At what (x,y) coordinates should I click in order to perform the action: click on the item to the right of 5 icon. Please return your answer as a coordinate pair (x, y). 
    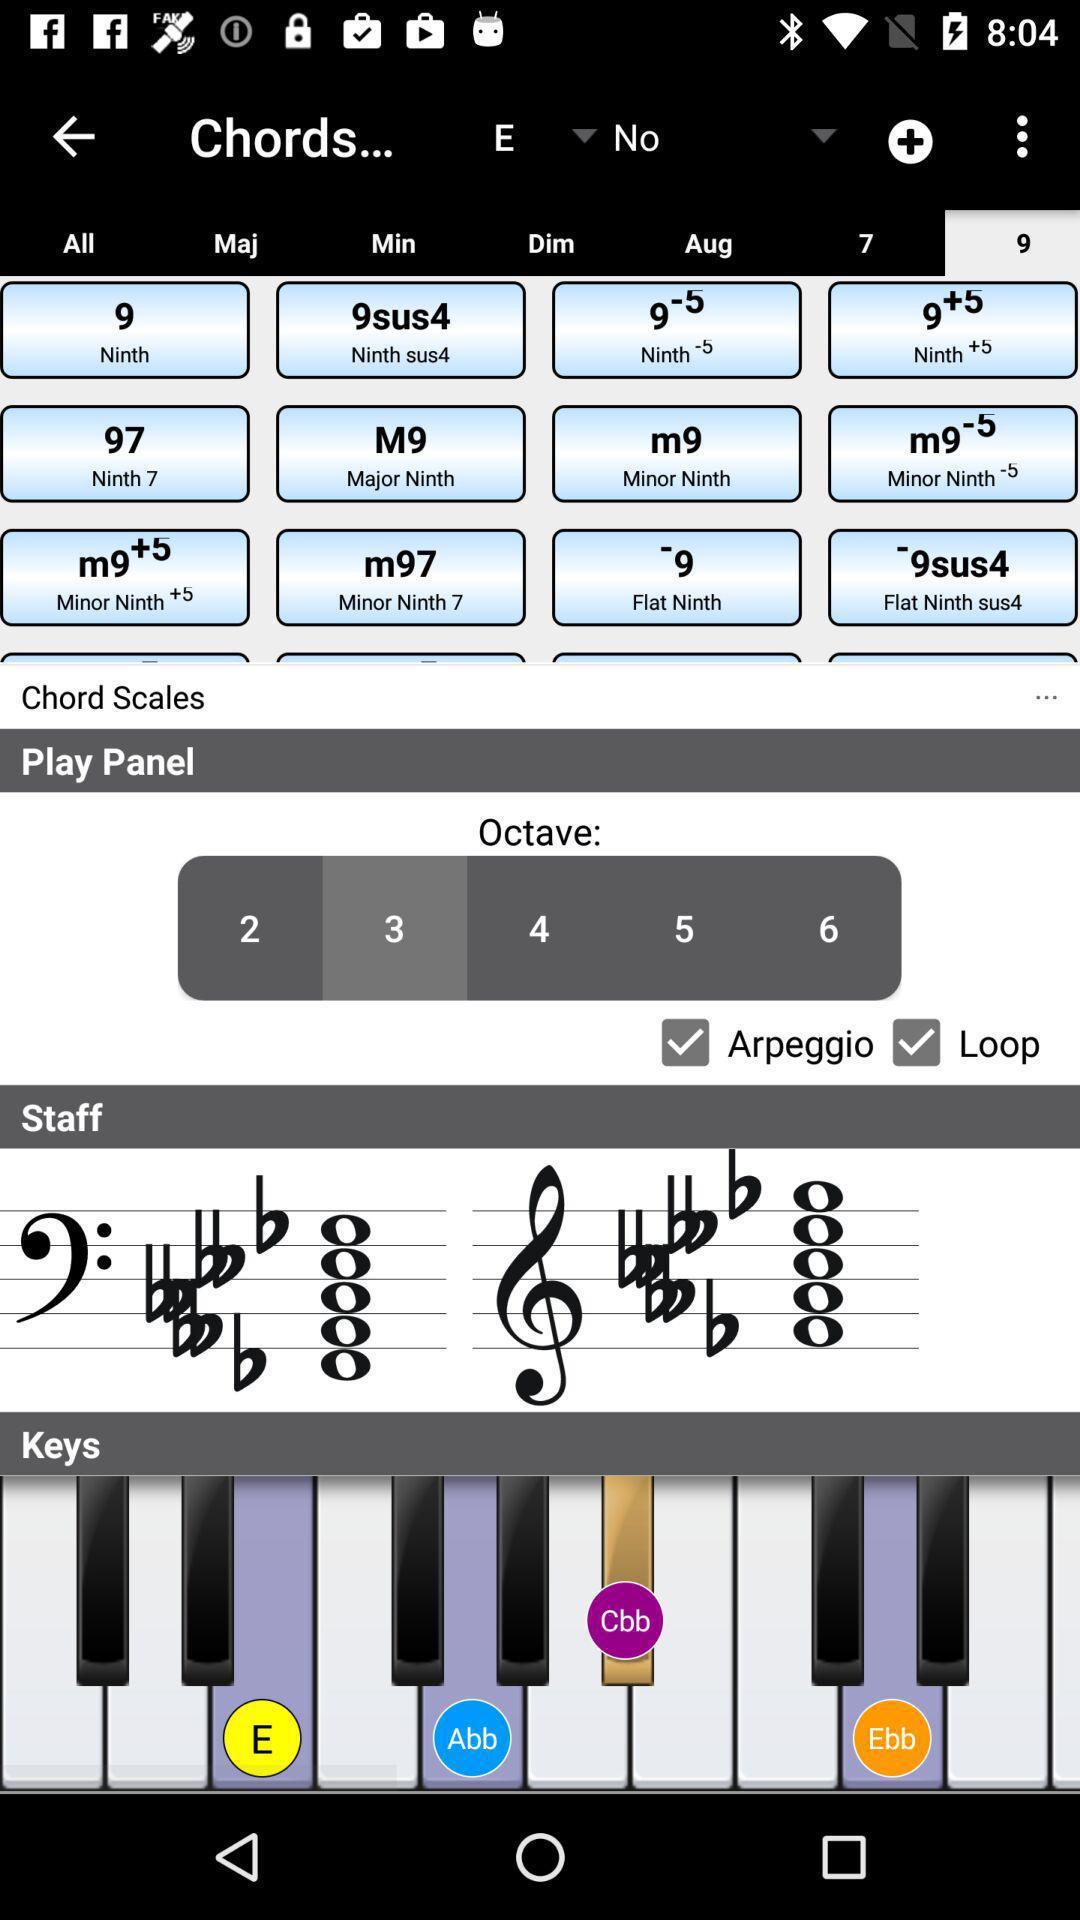
    Looking at the image, I should click on (829, 927).